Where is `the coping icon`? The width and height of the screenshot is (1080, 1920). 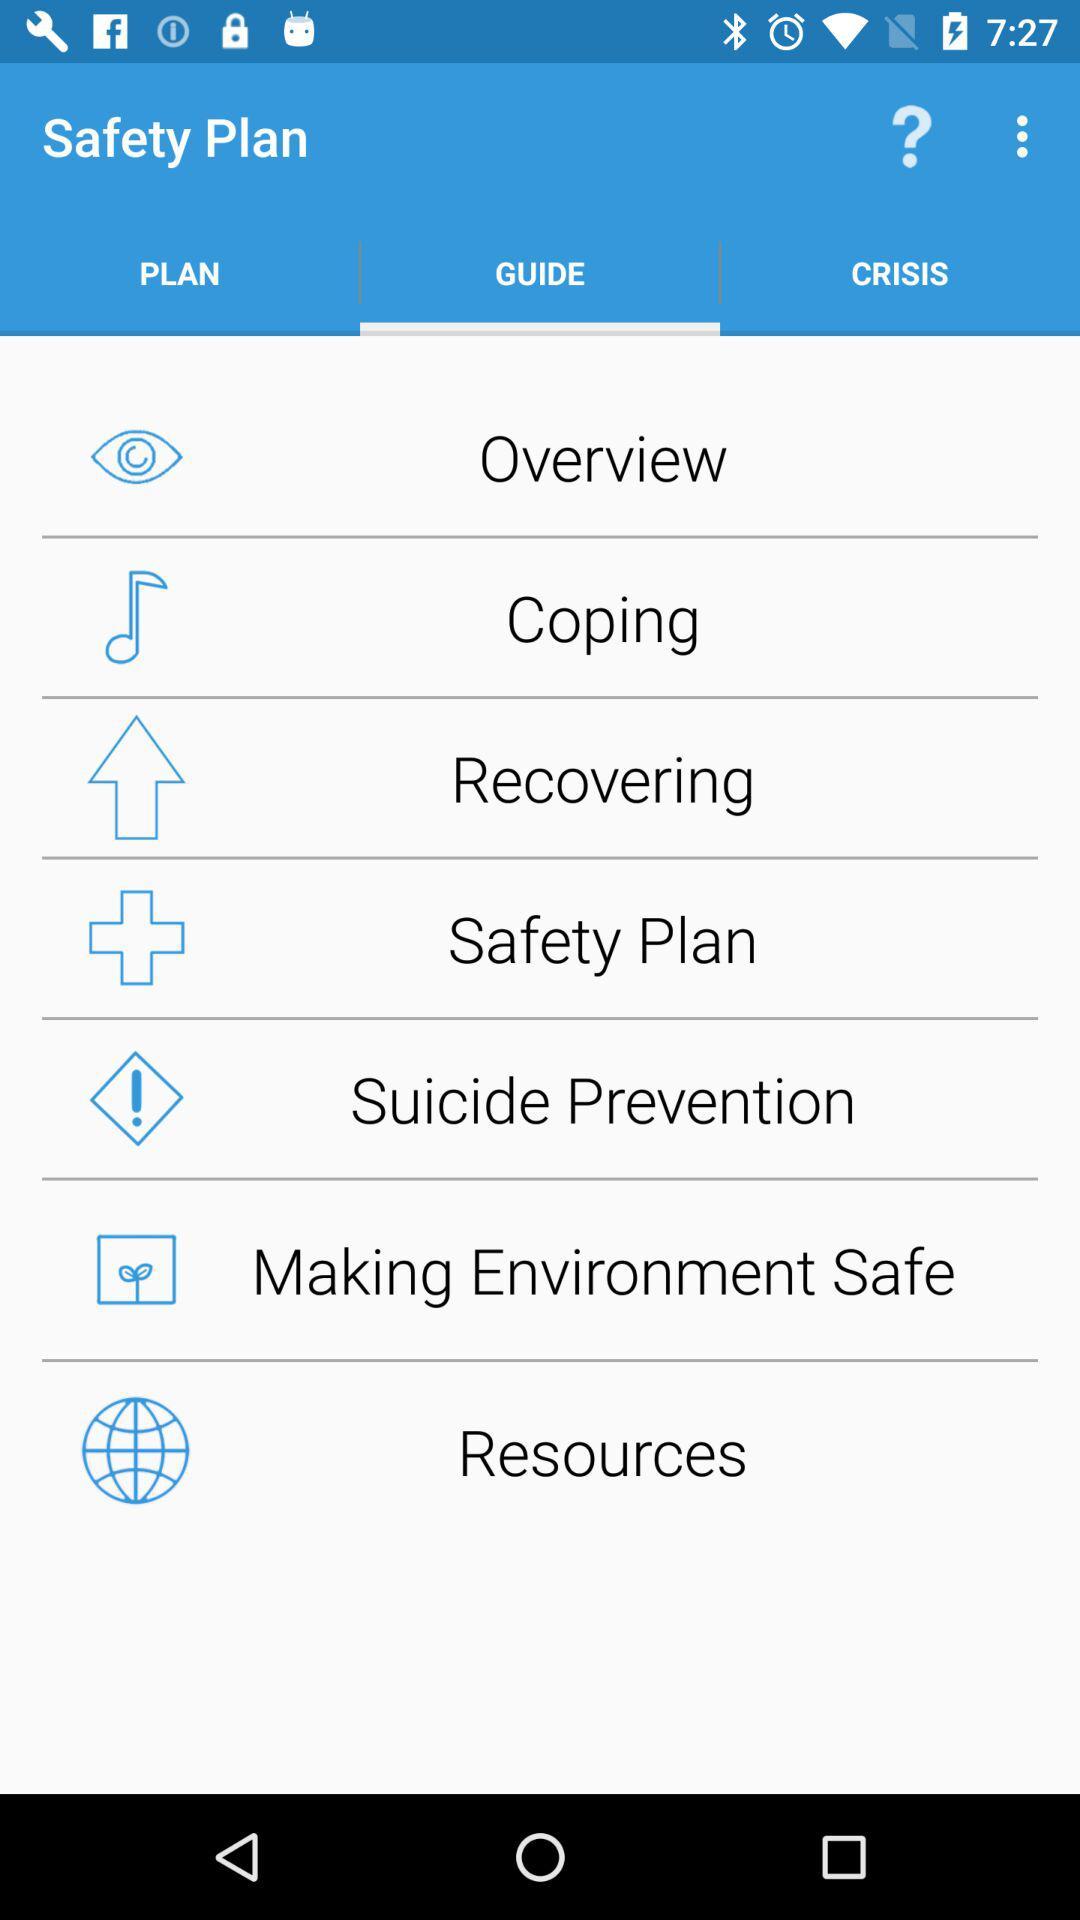
the coping icon is located at coordinates (540, 616).